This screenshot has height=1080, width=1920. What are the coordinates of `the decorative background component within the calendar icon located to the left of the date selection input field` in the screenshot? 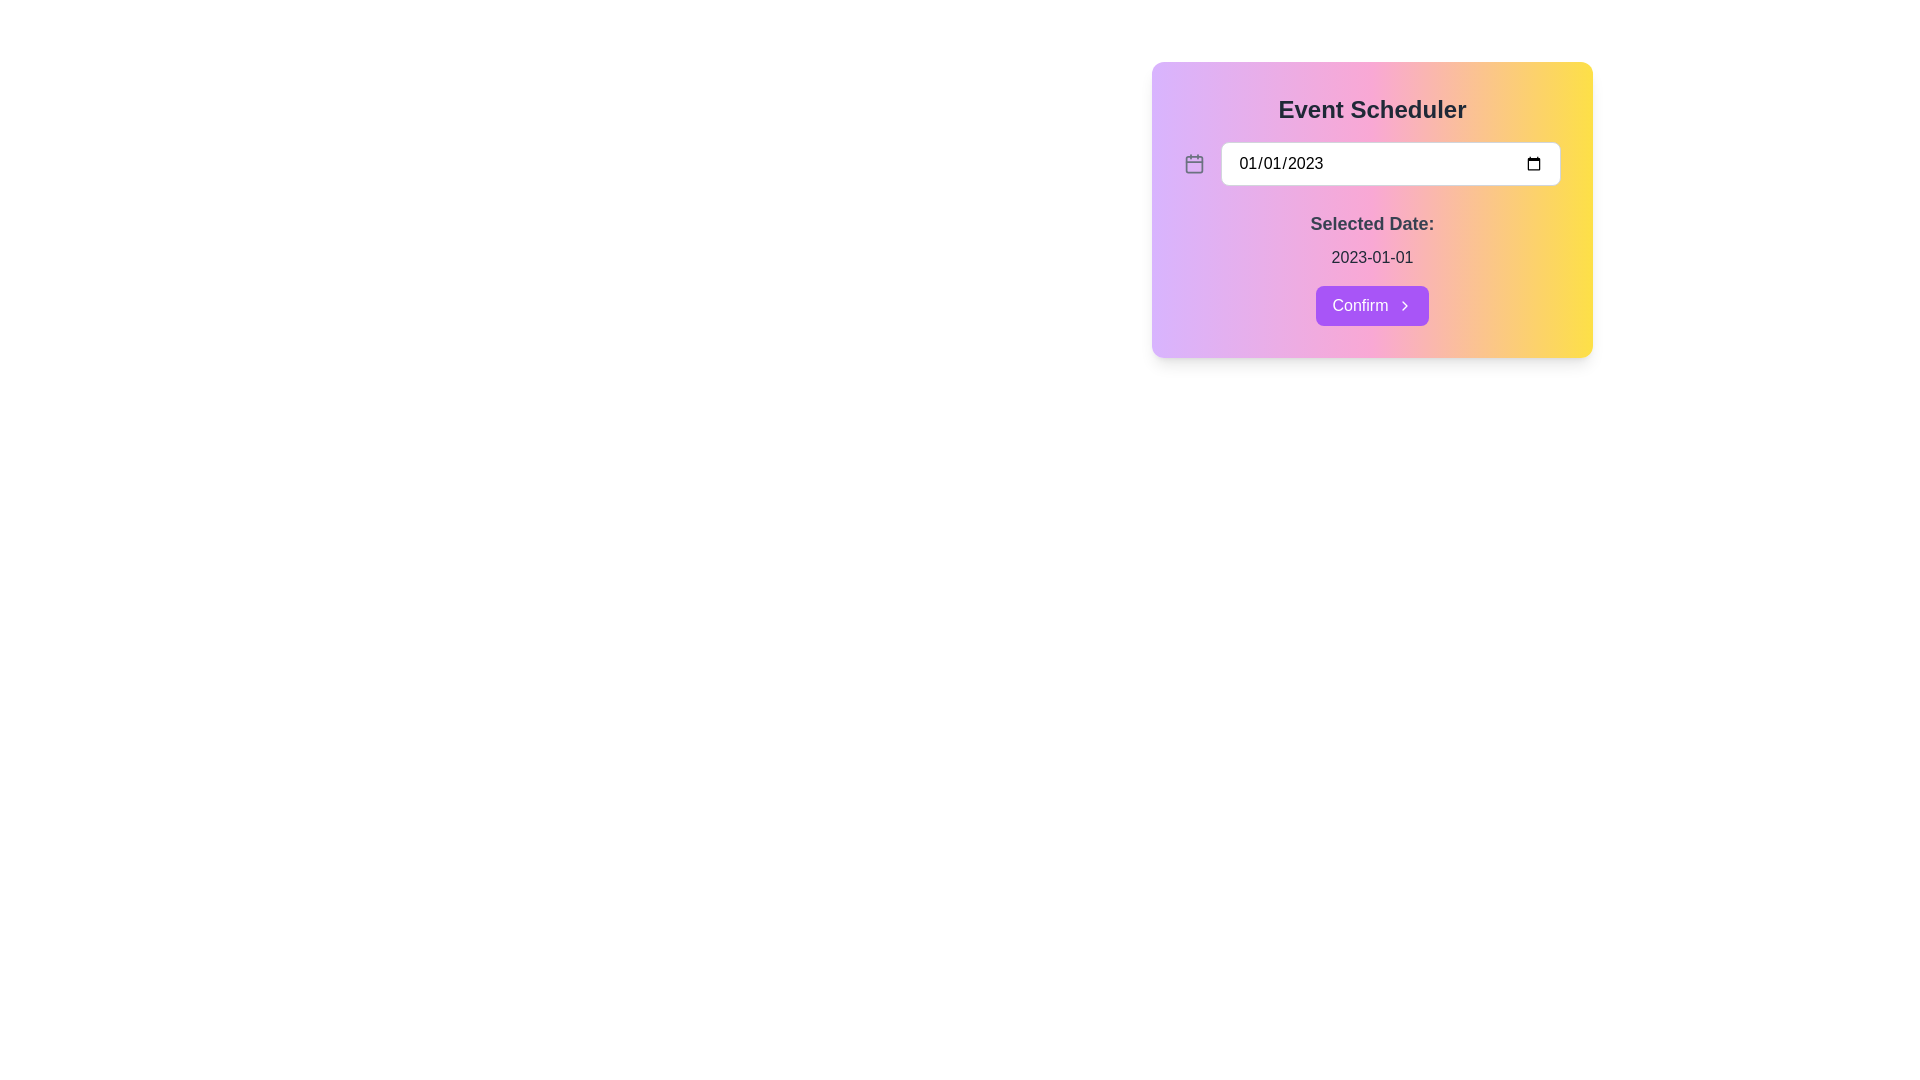 It's located at (1194, 163).